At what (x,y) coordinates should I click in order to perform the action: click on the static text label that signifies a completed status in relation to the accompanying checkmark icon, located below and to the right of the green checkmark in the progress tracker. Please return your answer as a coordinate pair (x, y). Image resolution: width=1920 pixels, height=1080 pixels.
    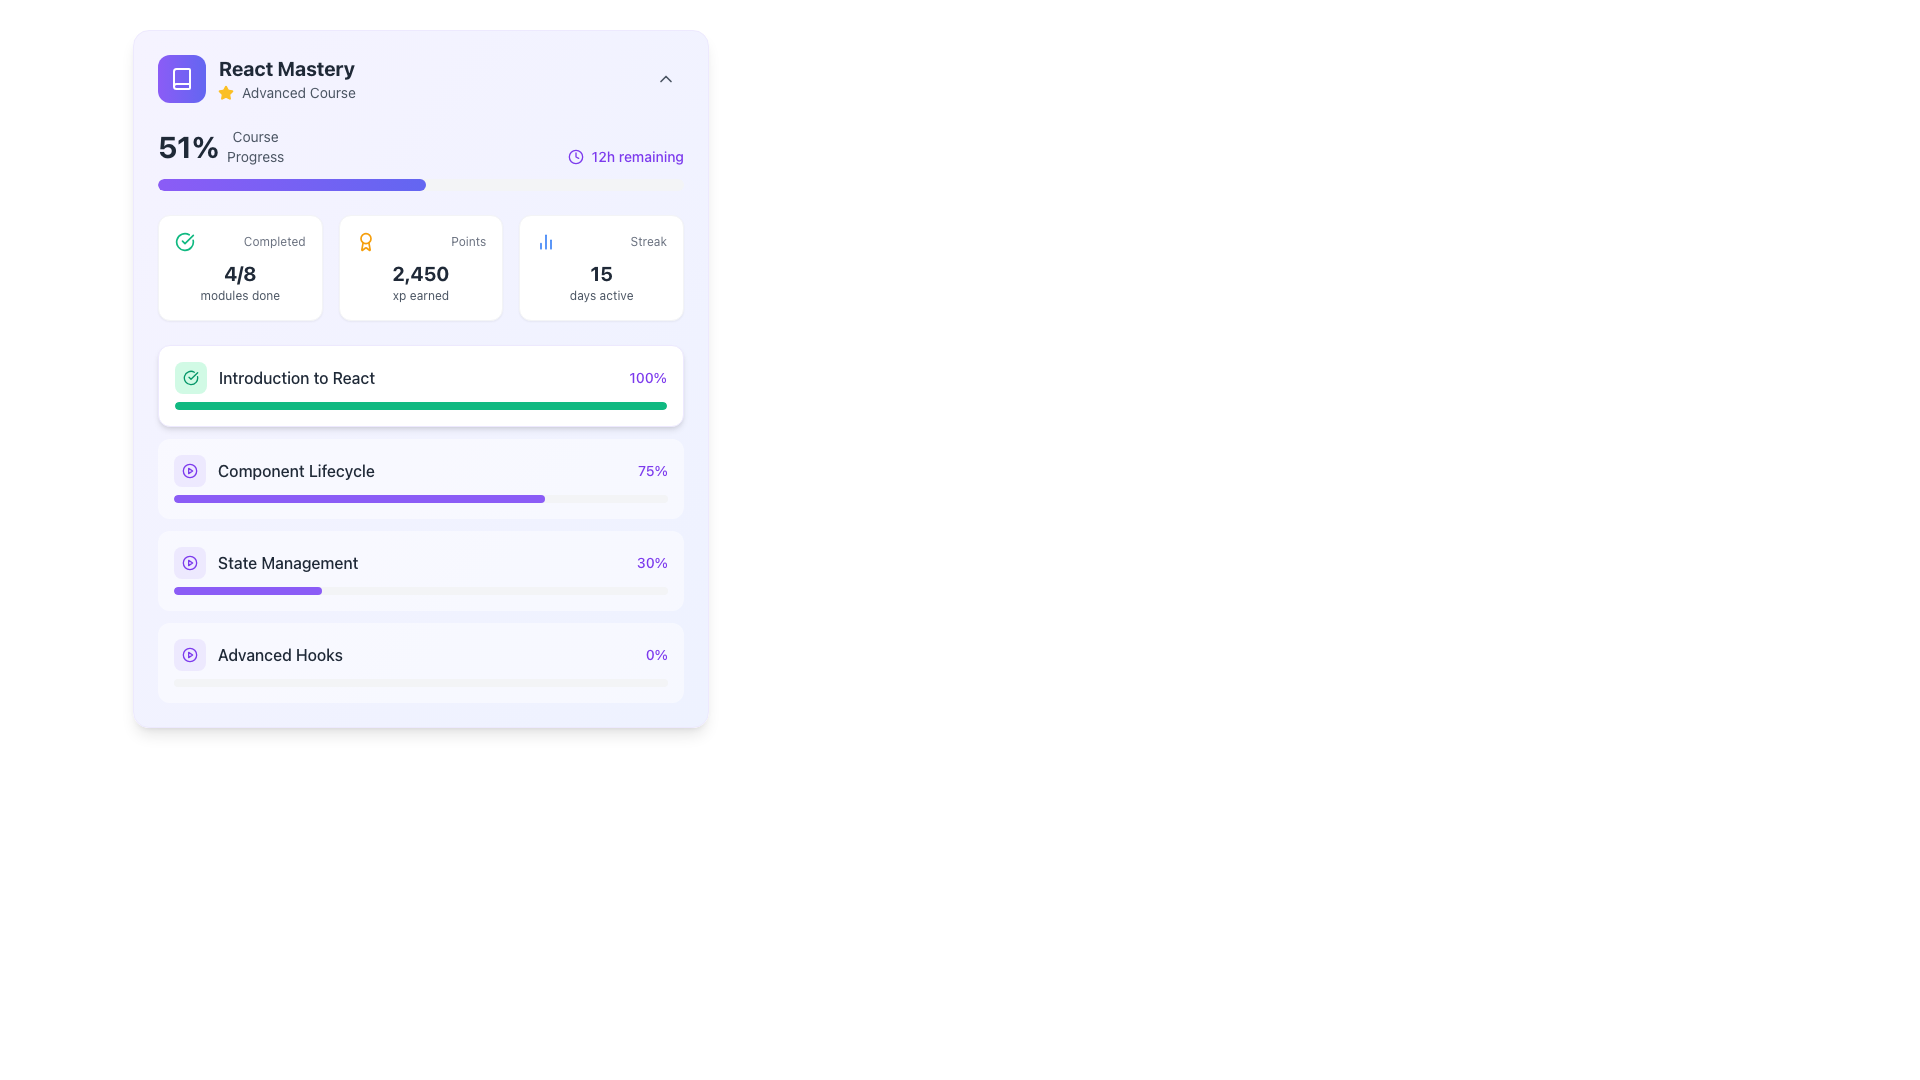
    Looking at the image, I should click on (273, 241).